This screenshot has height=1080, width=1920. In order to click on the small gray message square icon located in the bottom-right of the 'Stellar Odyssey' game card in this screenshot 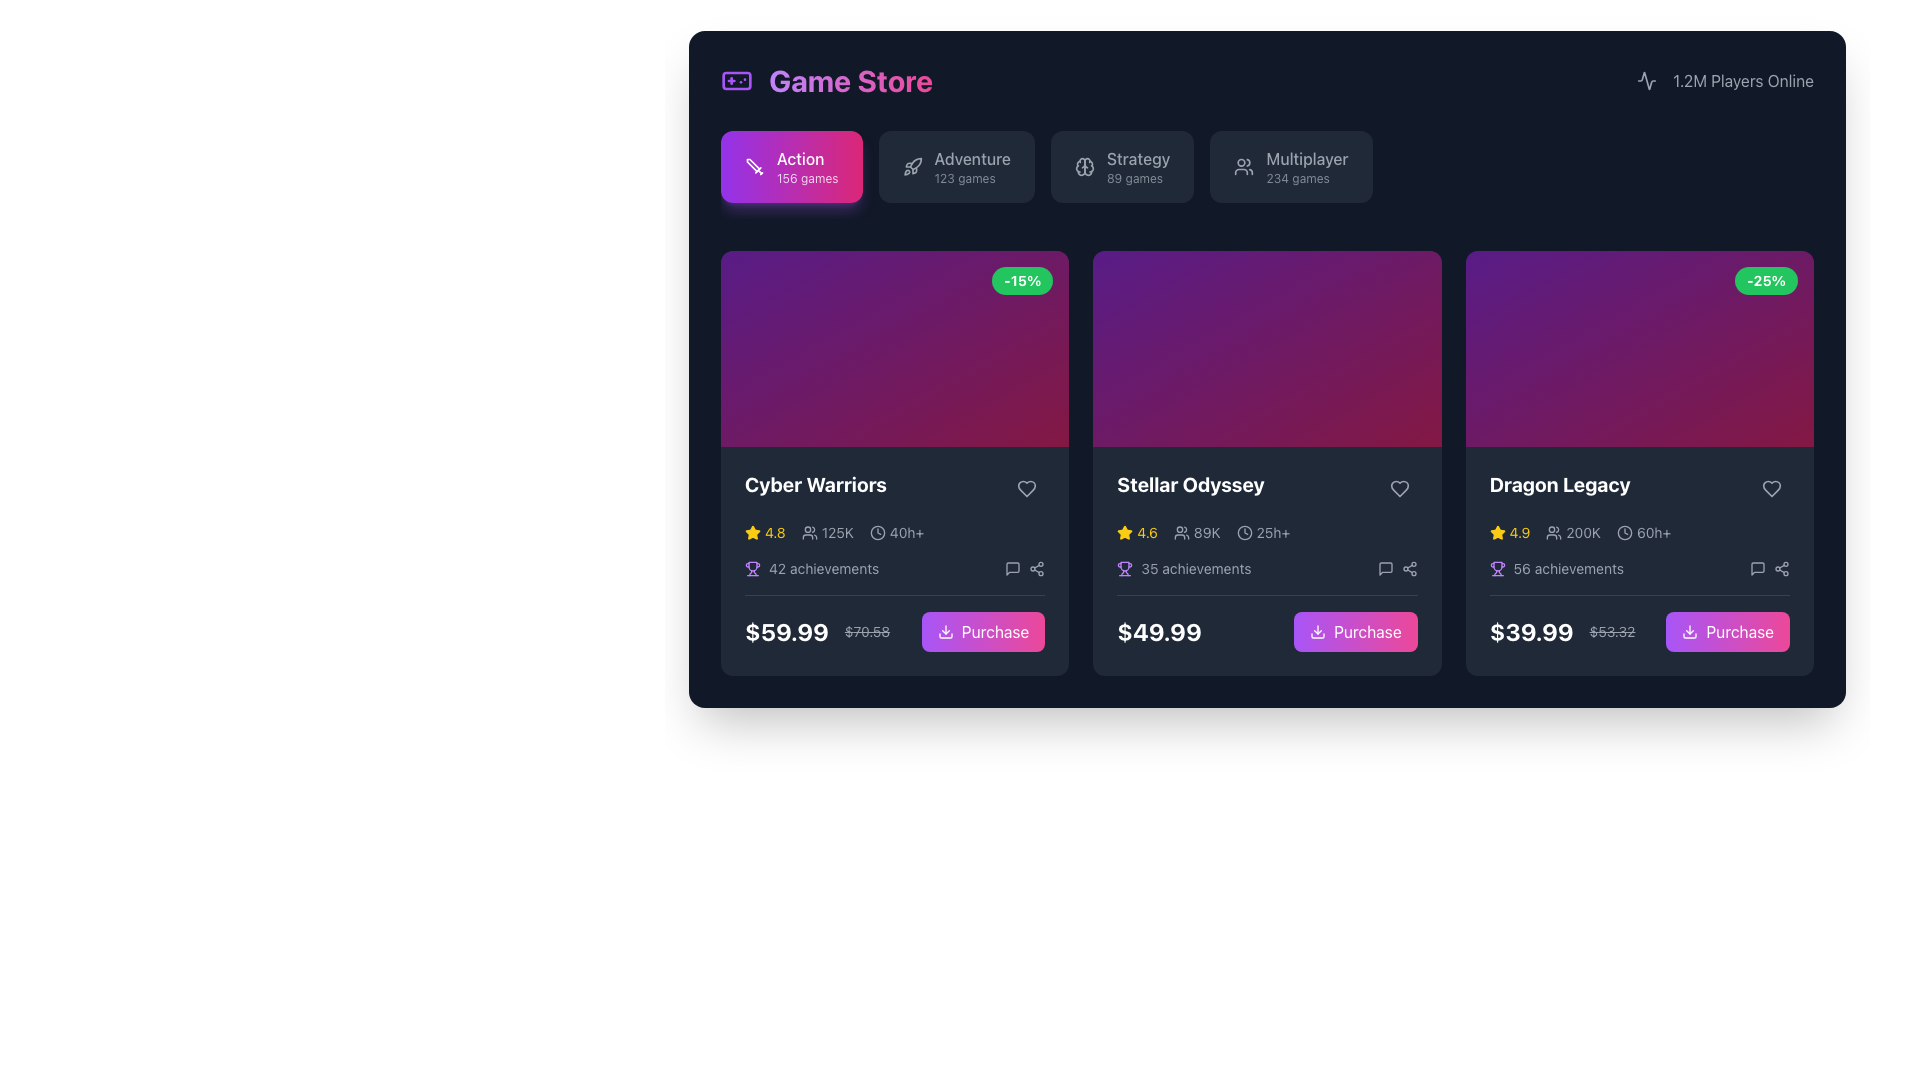, I will do `click(1384, 568)`.